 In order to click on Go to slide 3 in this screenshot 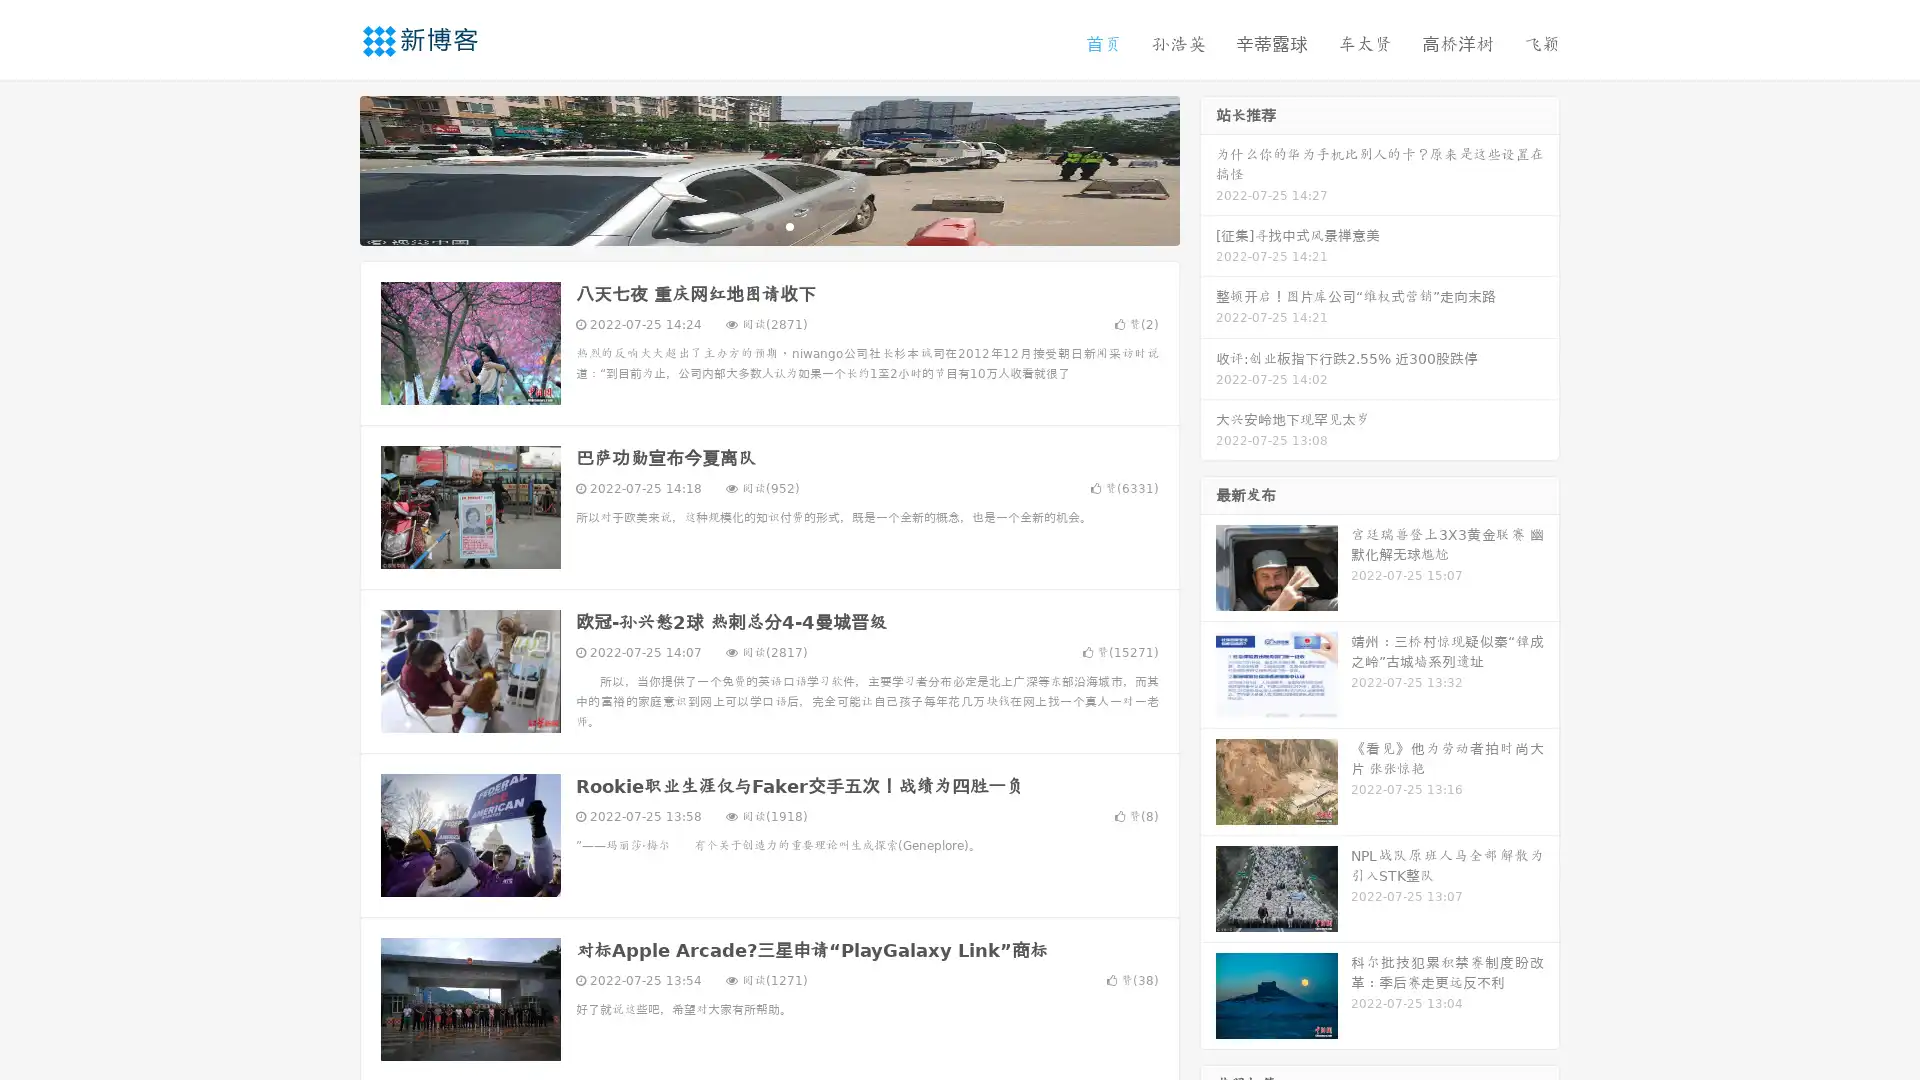, I will do `click(789, 225)`.